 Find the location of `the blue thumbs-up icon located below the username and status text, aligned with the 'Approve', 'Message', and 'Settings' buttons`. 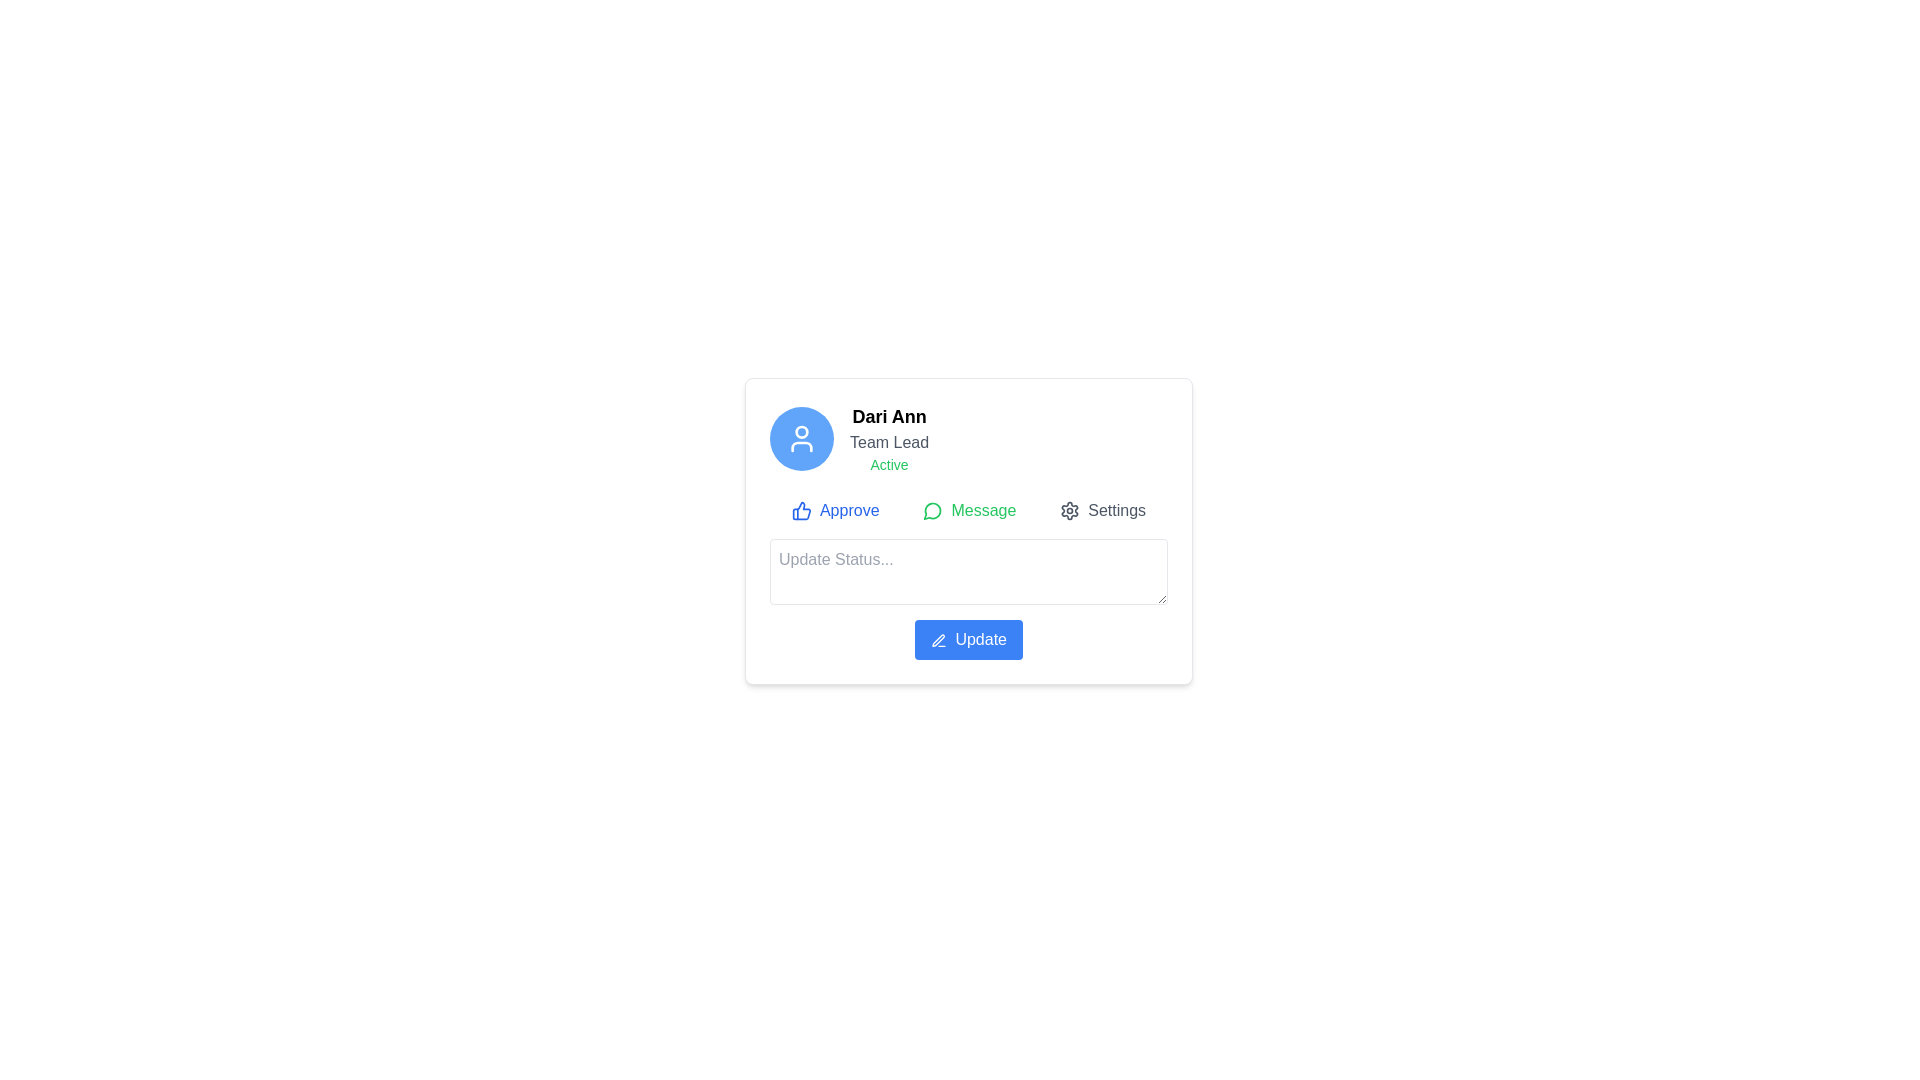

the blue thumbs-up icon located below the username and status text, aligned with the 'Approve', 'Message', and 'Settings' buttons is located at coordinates (801, 509).